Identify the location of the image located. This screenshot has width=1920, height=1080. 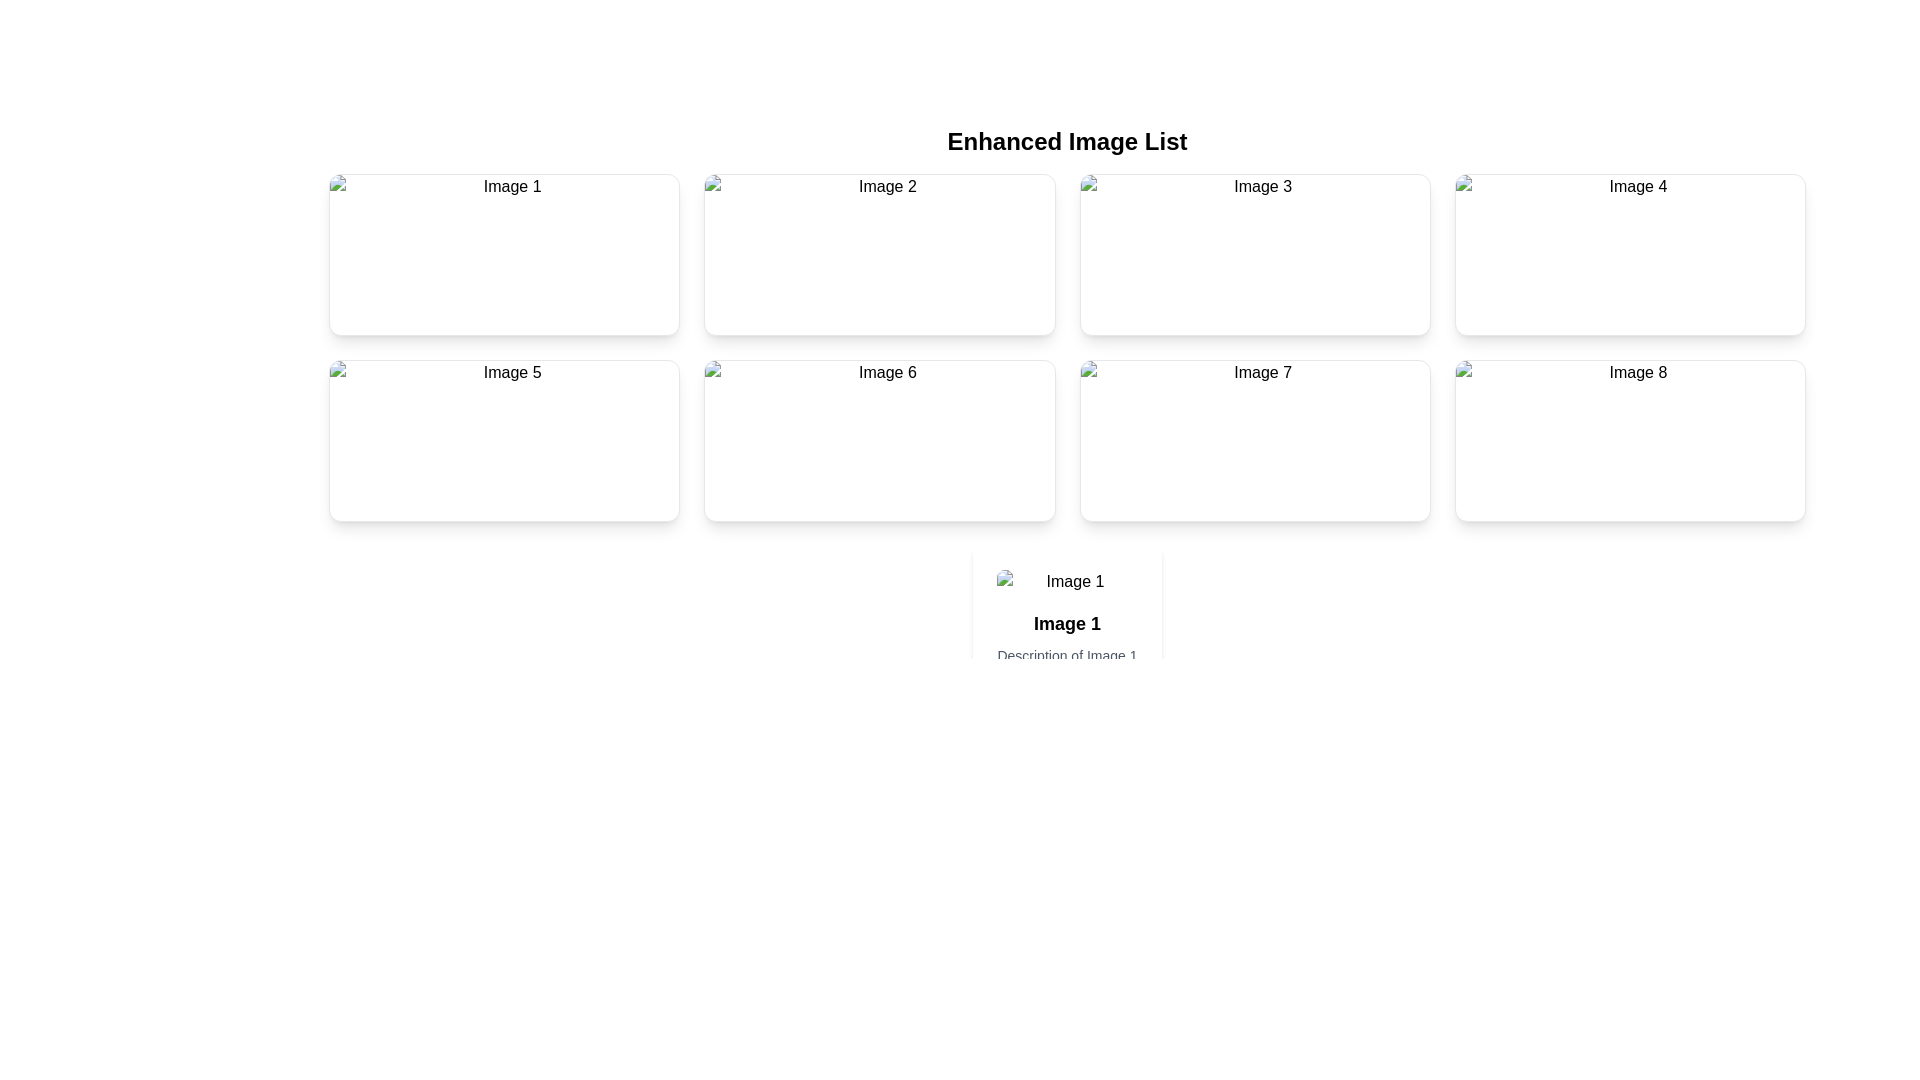
(1253, 253).